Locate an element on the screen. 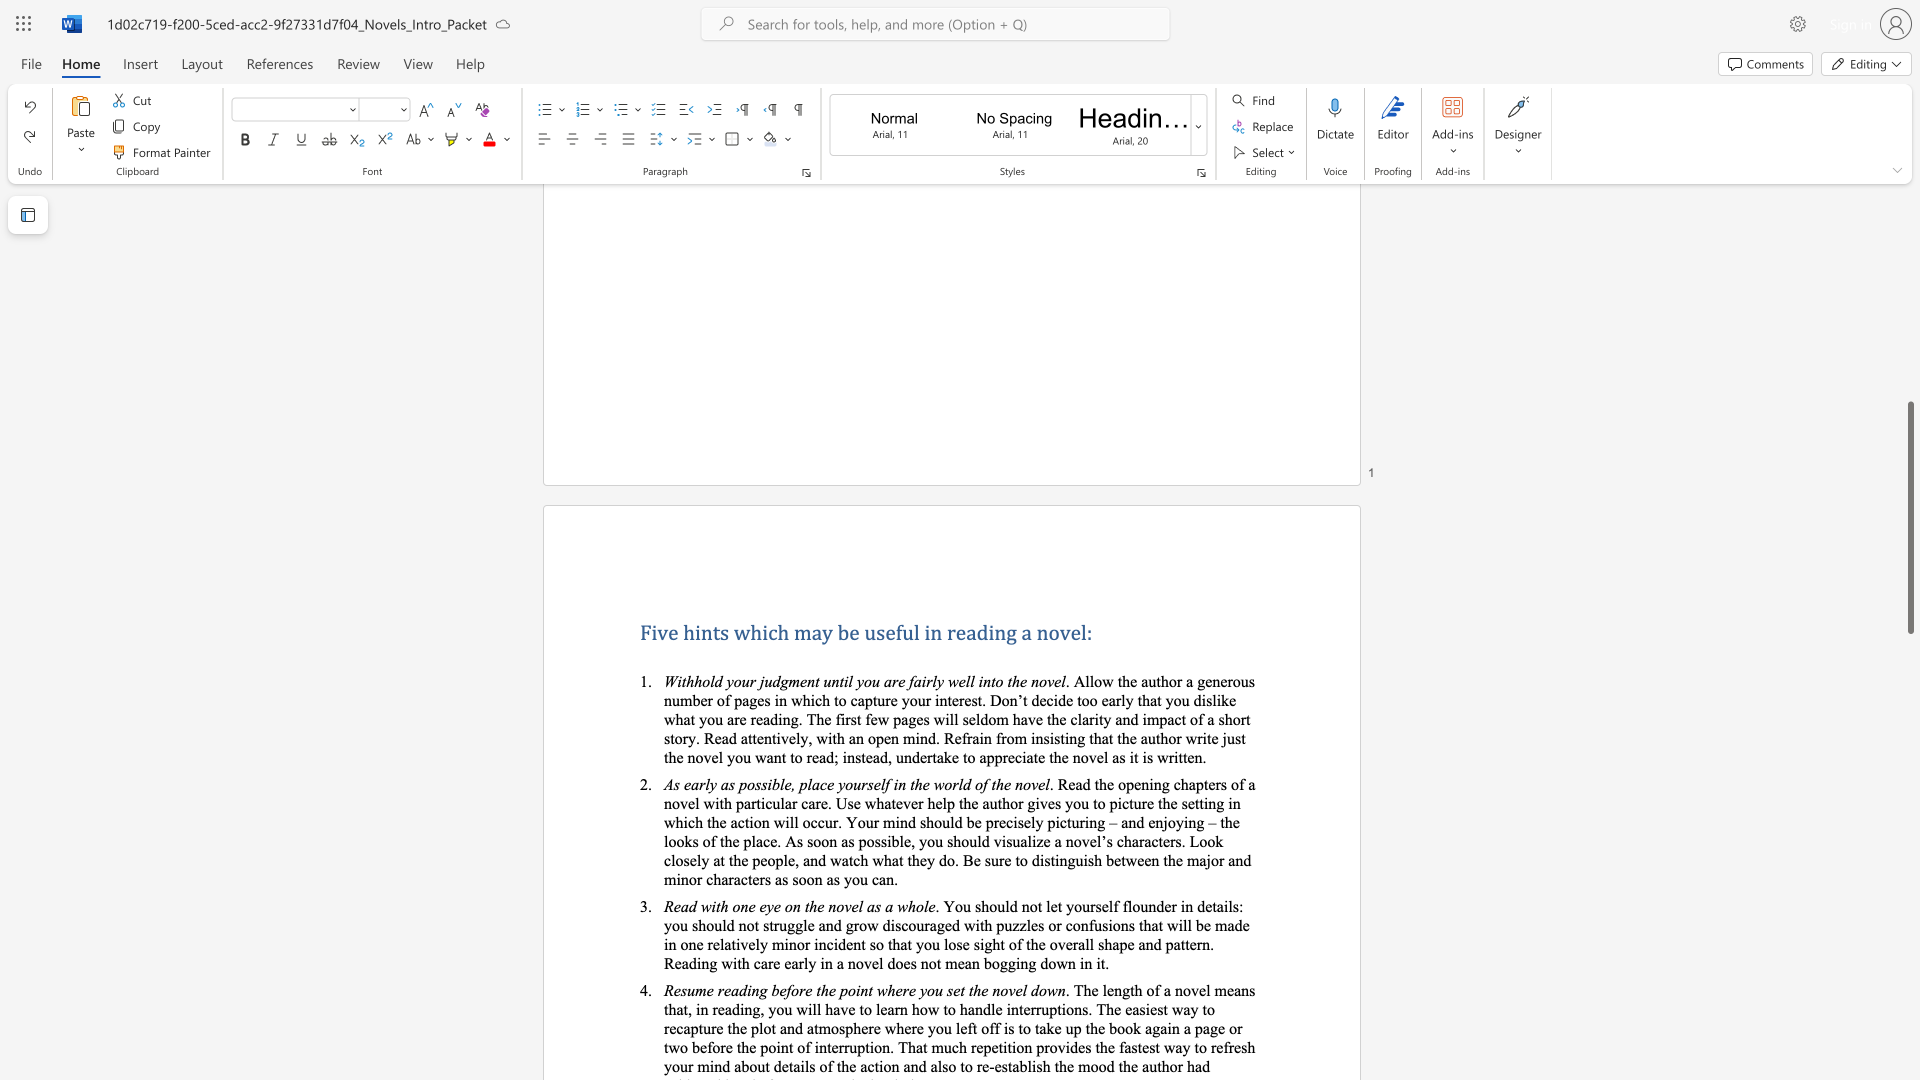  the subset text "place yourself in the world of the novel" within the text "As early as possible, place yourself in the world of the novel" is located at coordinates (798, 783).